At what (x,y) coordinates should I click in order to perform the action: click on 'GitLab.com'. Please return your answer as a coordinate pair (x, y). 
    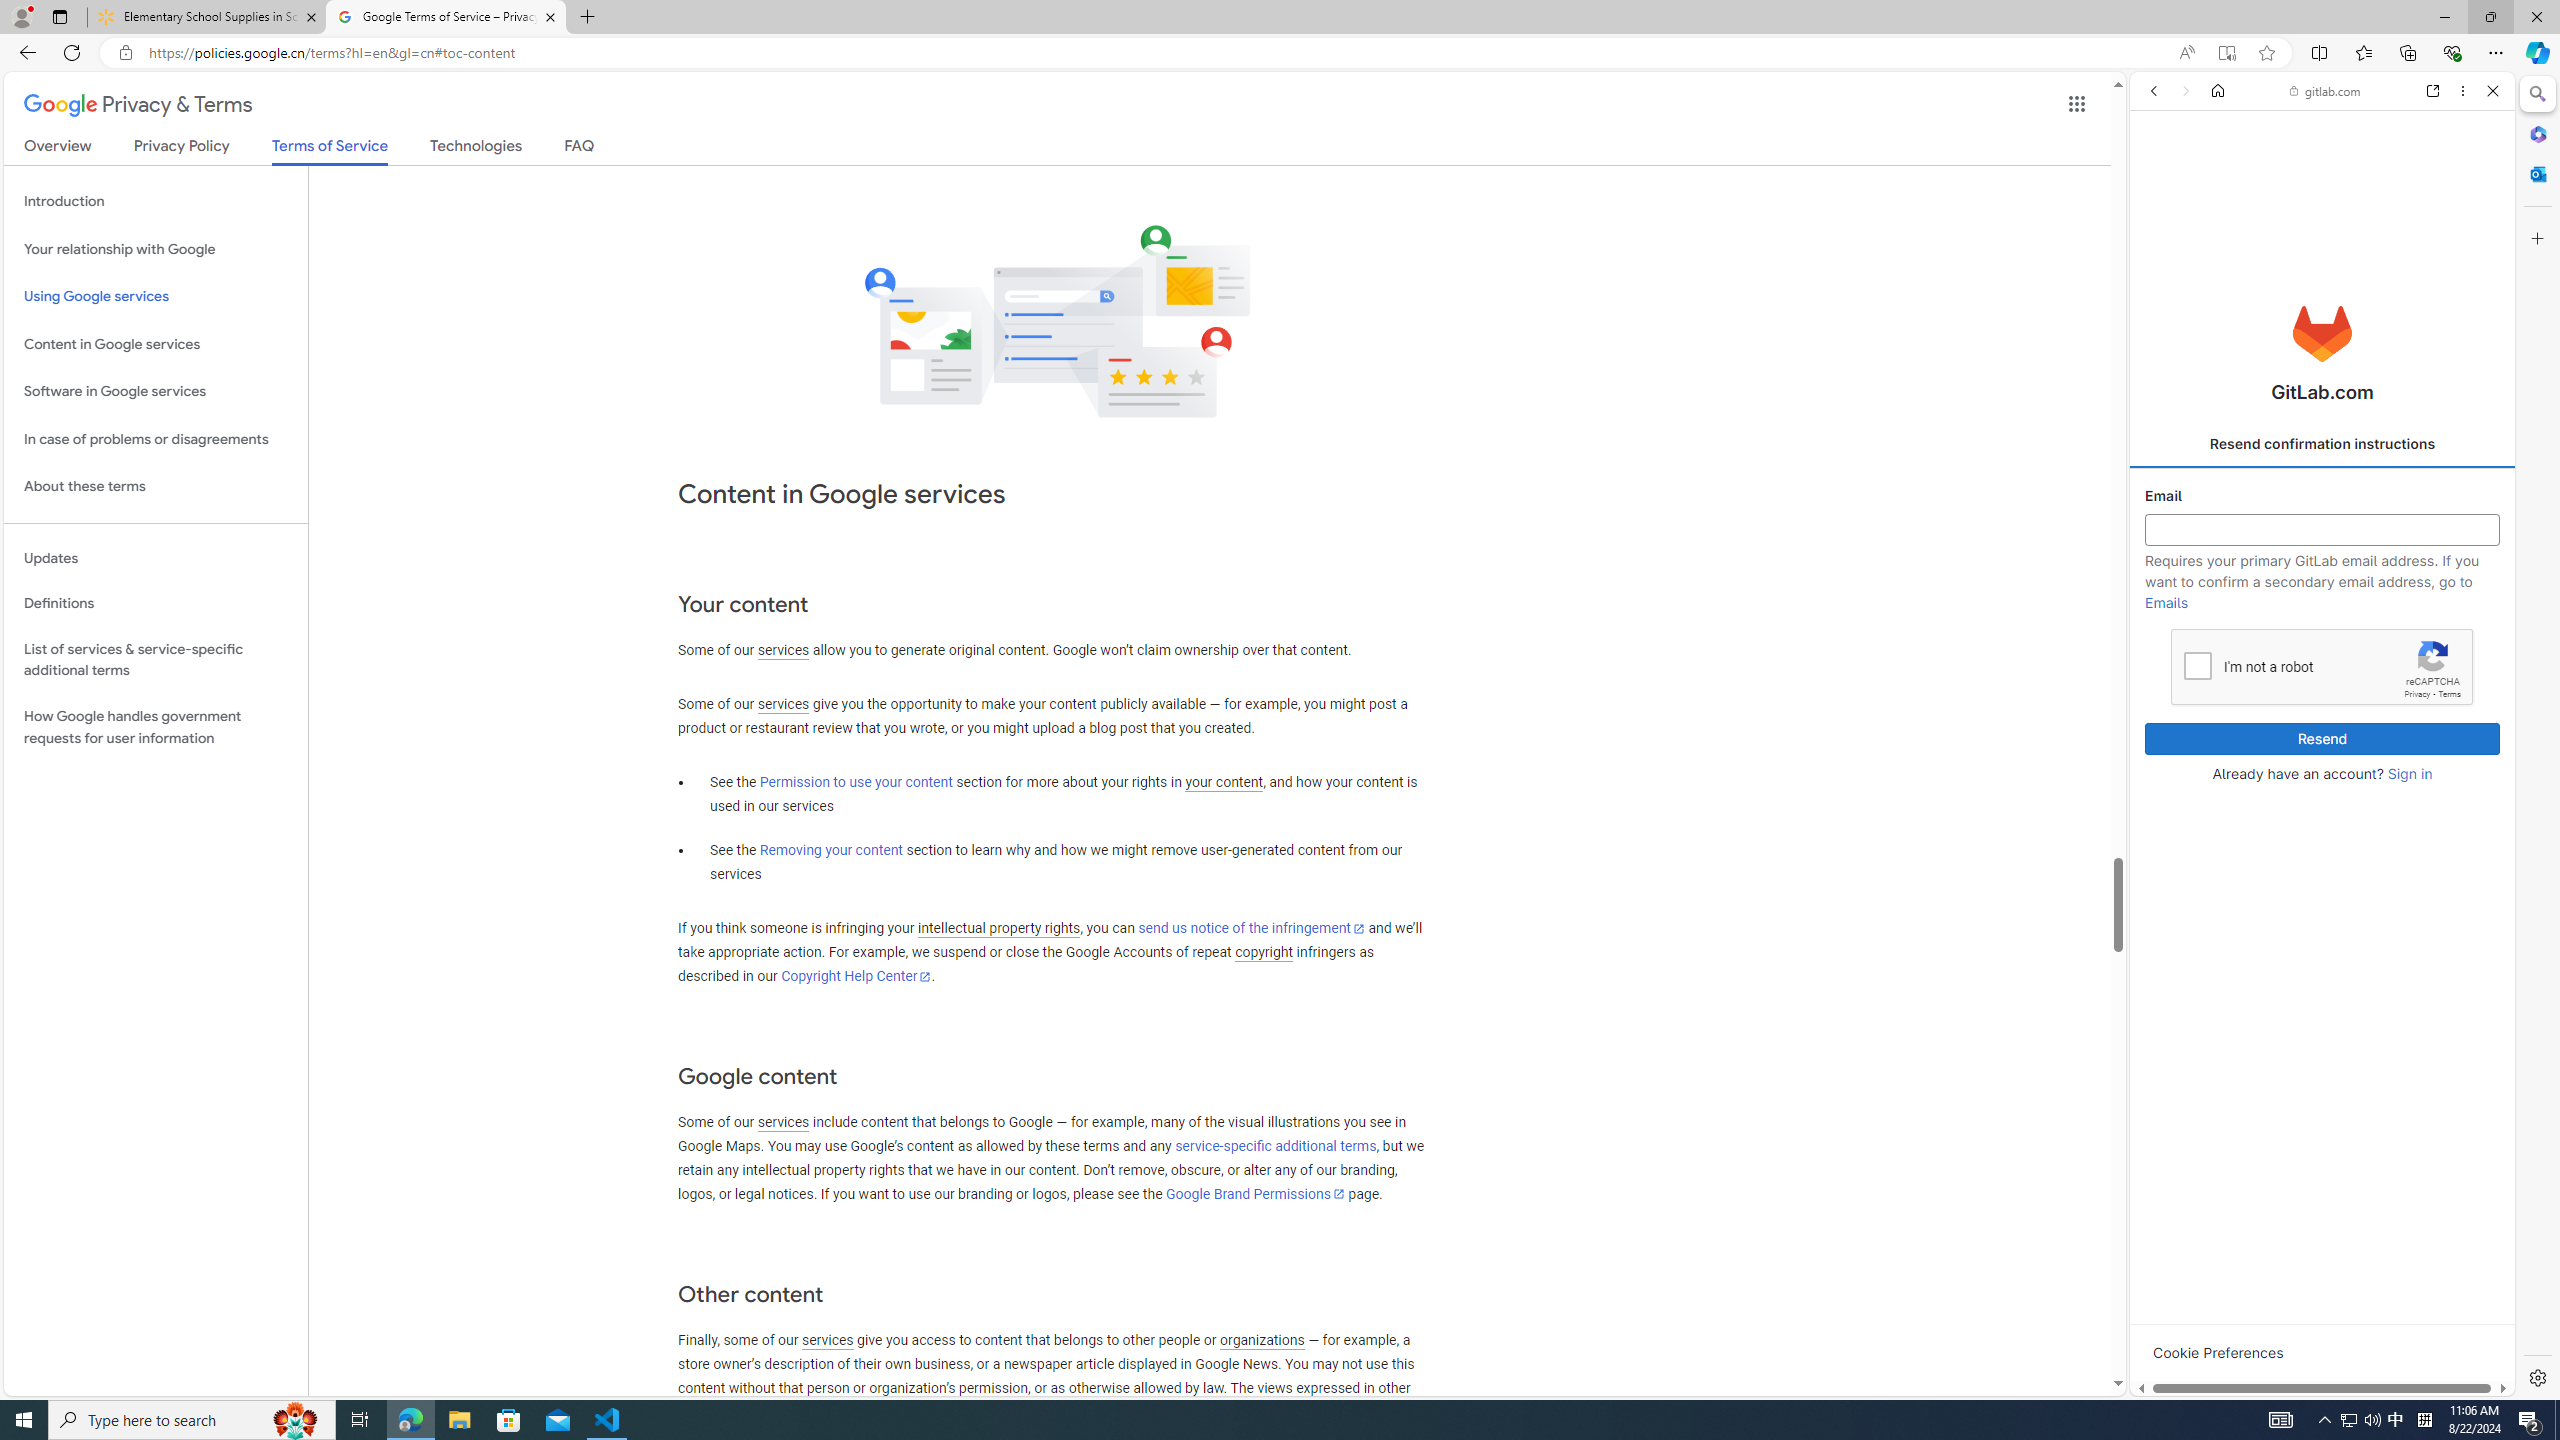
    Looking at the image, I should click on (2323, 333).